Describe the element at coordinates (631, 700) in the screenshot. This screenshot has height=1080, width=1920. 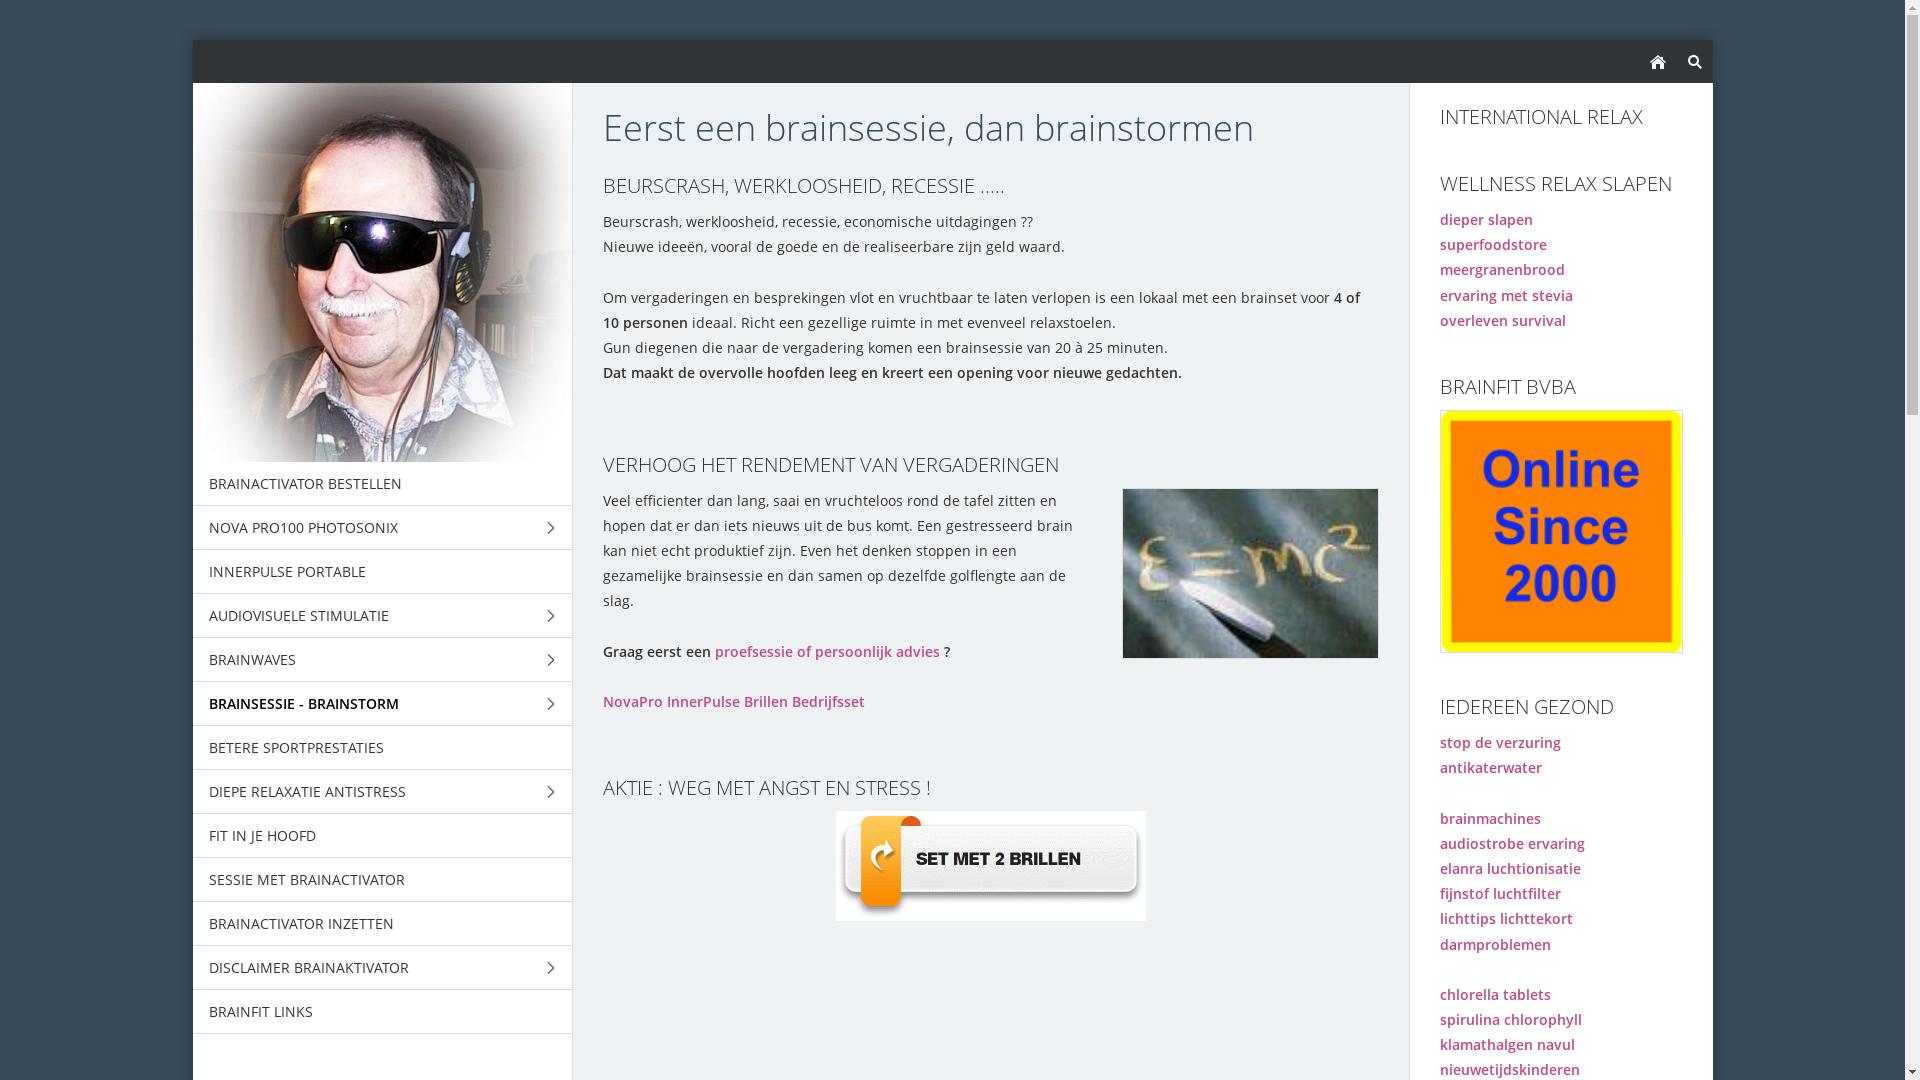
I see `'NovaPro'` at that location.